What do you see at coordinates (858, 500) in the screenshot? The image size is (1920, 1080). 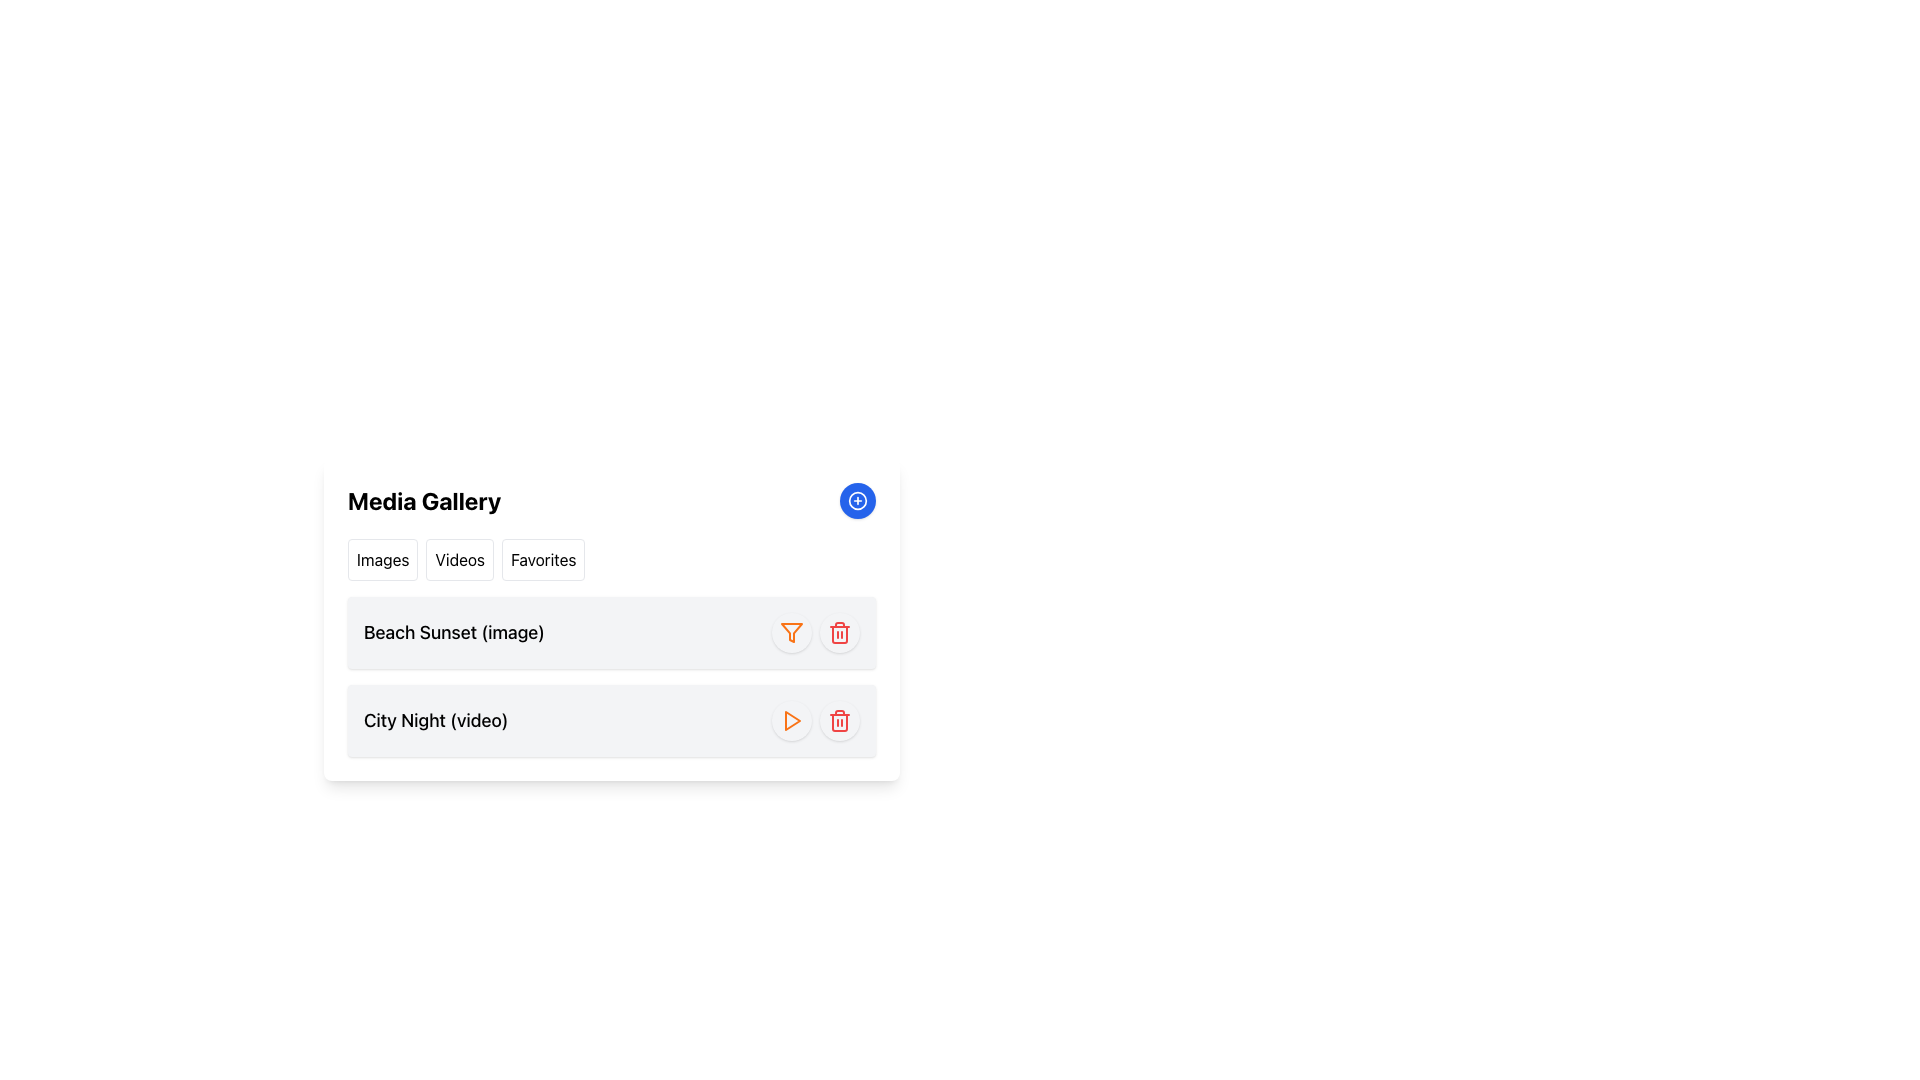 I see `the circular '+' icon located at the top-right corner of the UI` at bounding box center [858, 500].